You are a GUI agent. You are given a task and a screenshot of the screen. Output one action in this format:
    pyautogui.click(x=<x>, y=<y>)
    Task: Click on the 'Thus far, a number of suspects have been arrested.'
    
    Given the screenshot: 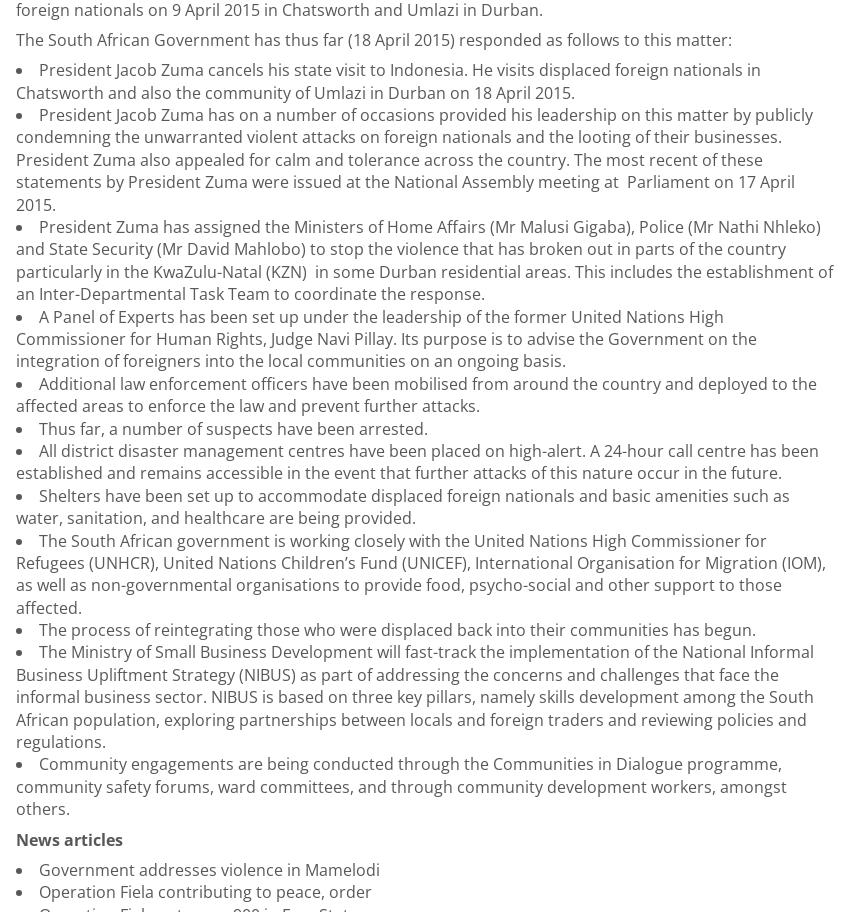 What is the action you would take?
    pyautogui.click(x=233, y=427)
    